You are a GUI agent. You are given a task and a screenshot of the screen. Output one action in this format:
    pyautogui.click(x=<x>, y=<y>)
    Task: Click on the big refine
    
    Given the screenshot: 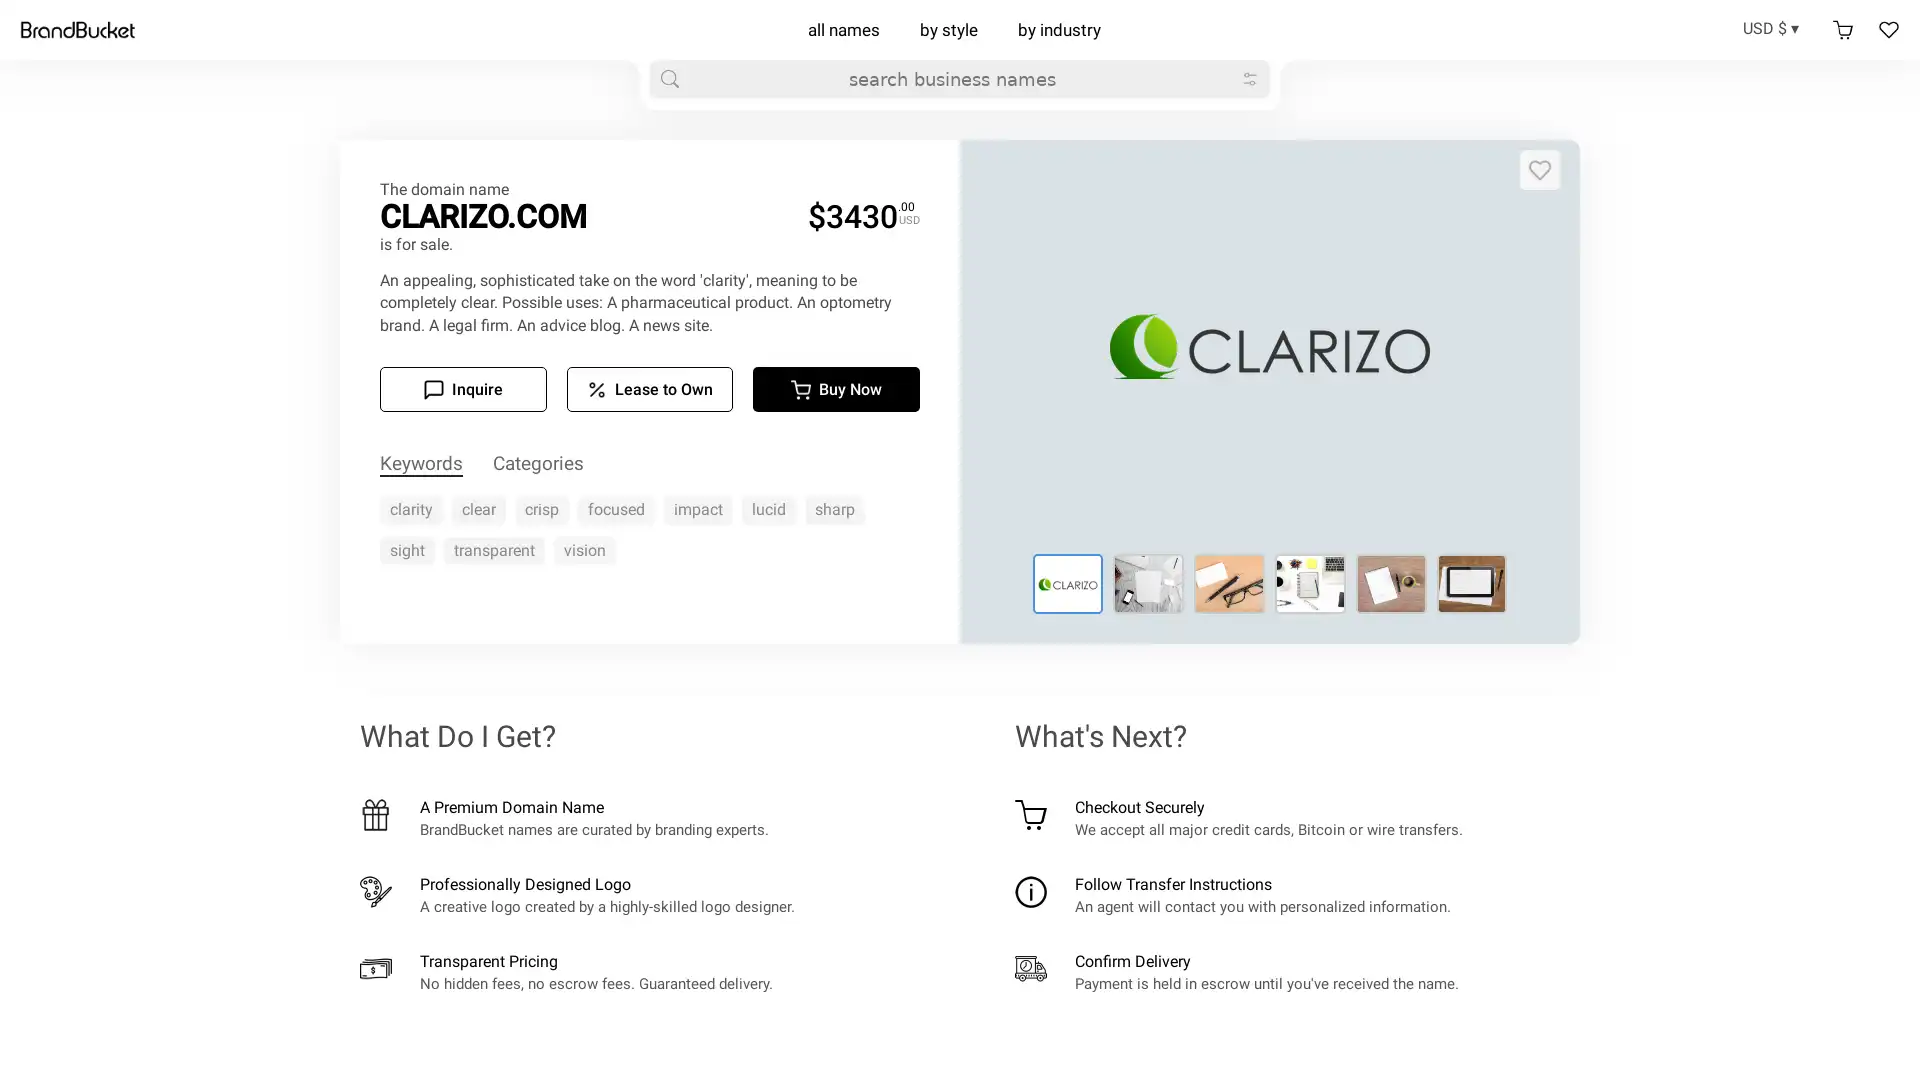 What is the action you would take?
    pyautogui.click(x=1248, y=77)
    